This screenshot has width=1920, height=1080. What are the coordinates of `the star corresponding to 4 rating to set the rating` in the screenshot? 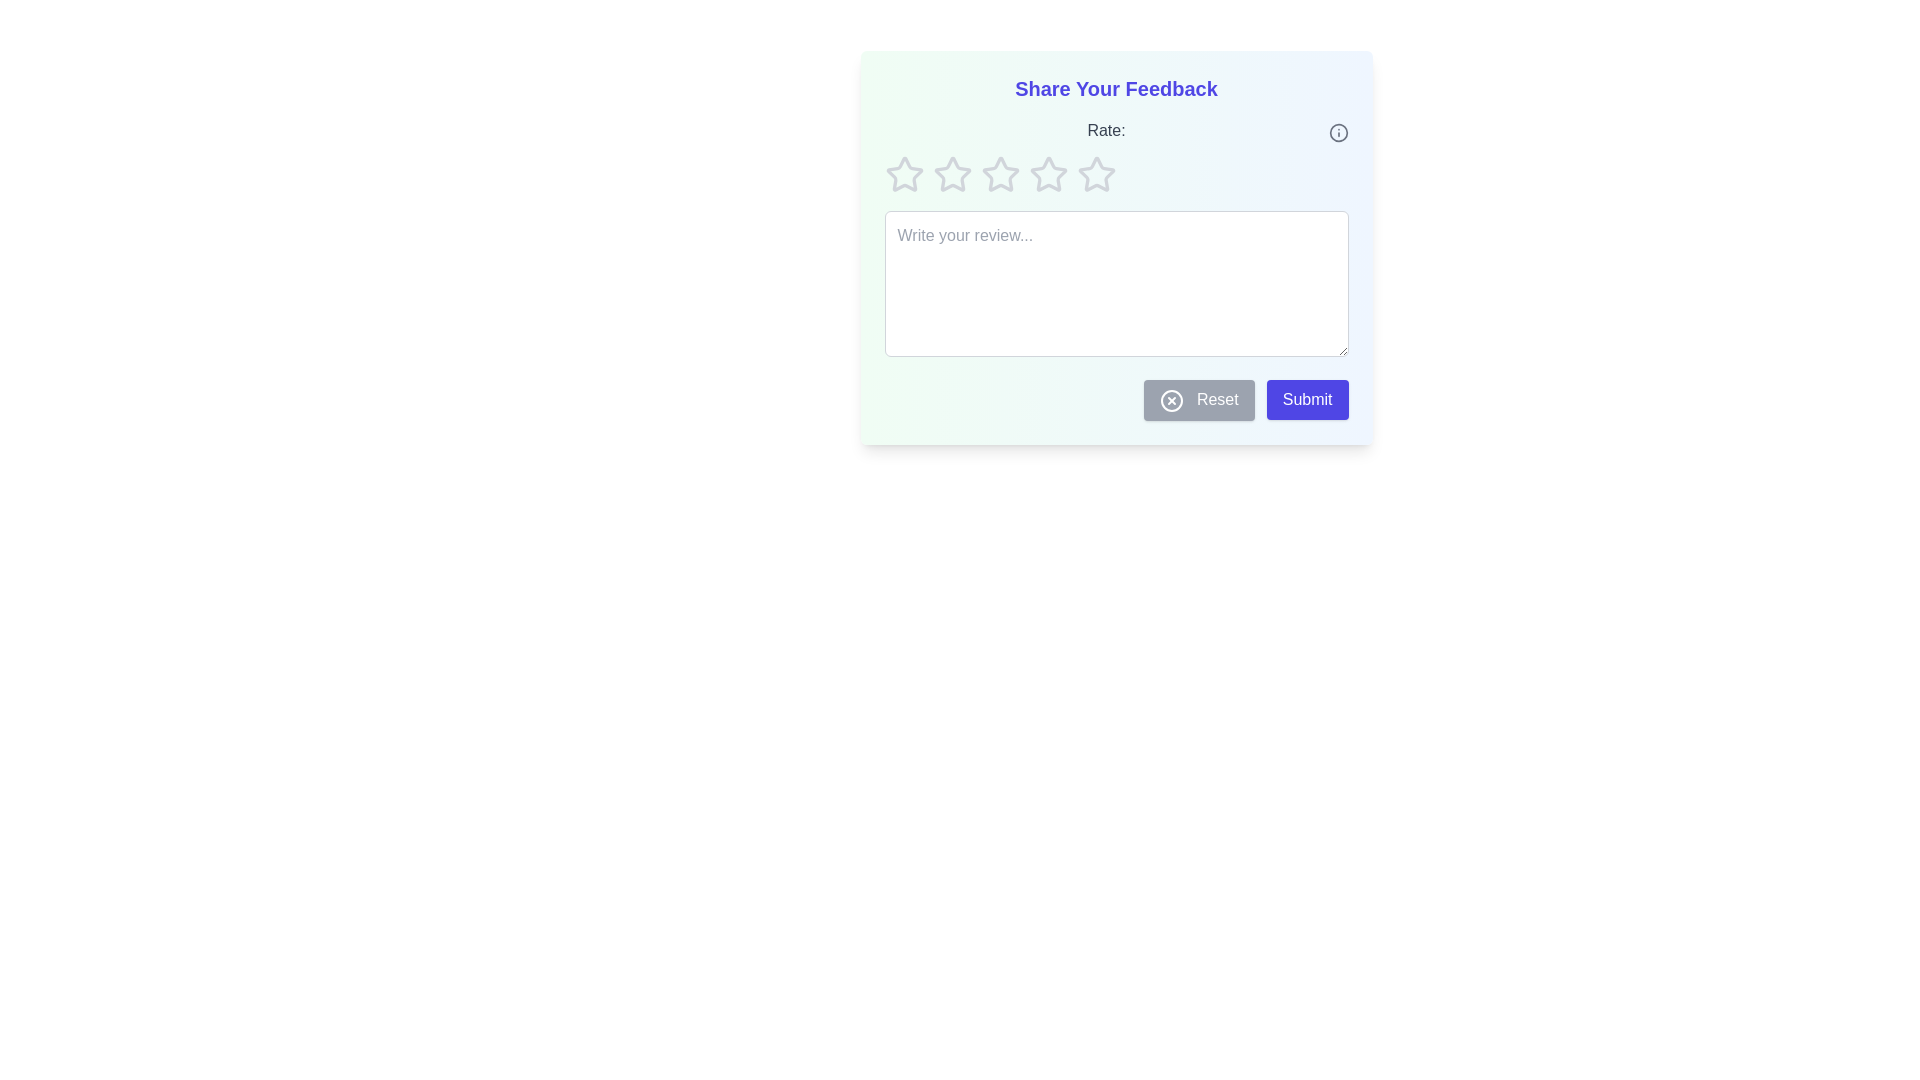 It's located at (1047, 173).